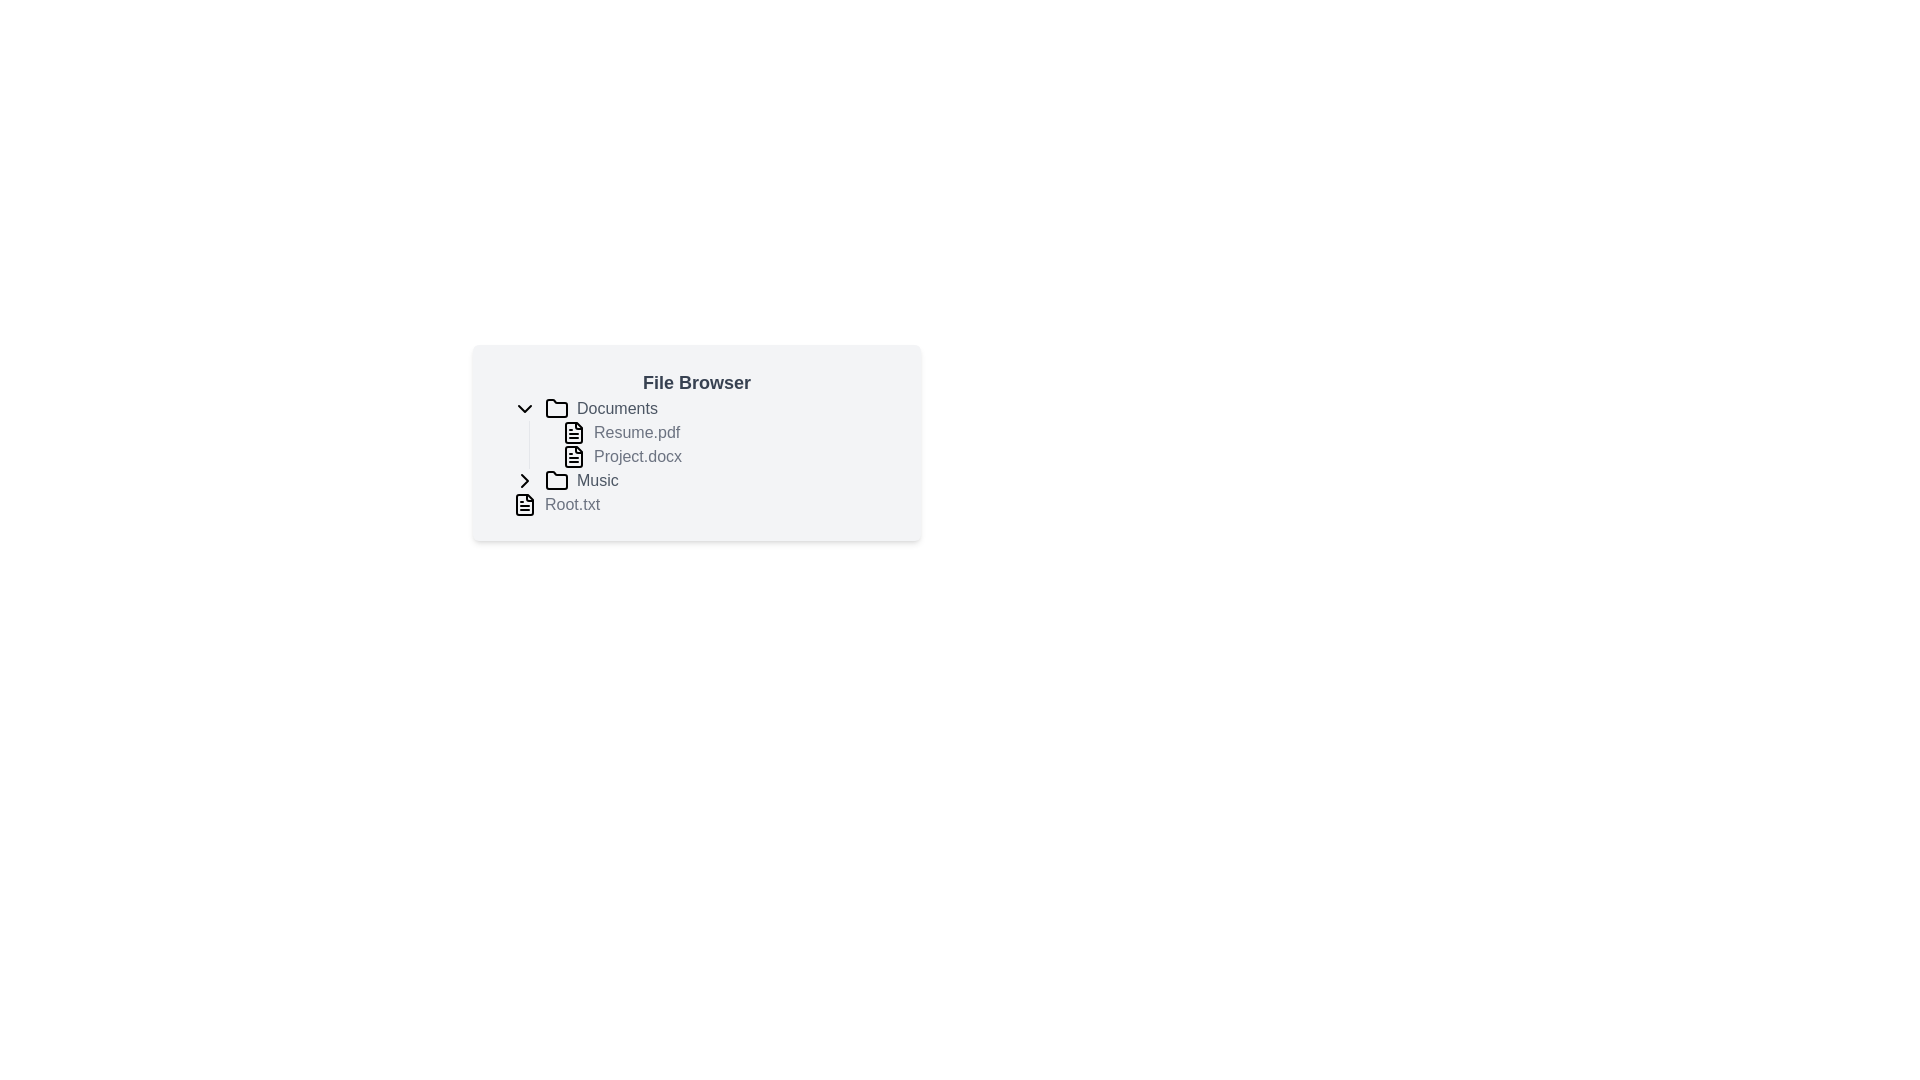  Describe the element at coordinates (573, 456) in the screenshot. I see `the file icon representing 'Project.docx' in the file management system, which is styled with a white fill and a black outline, and is the third item in the list under the 'Documents' folder` at that location.